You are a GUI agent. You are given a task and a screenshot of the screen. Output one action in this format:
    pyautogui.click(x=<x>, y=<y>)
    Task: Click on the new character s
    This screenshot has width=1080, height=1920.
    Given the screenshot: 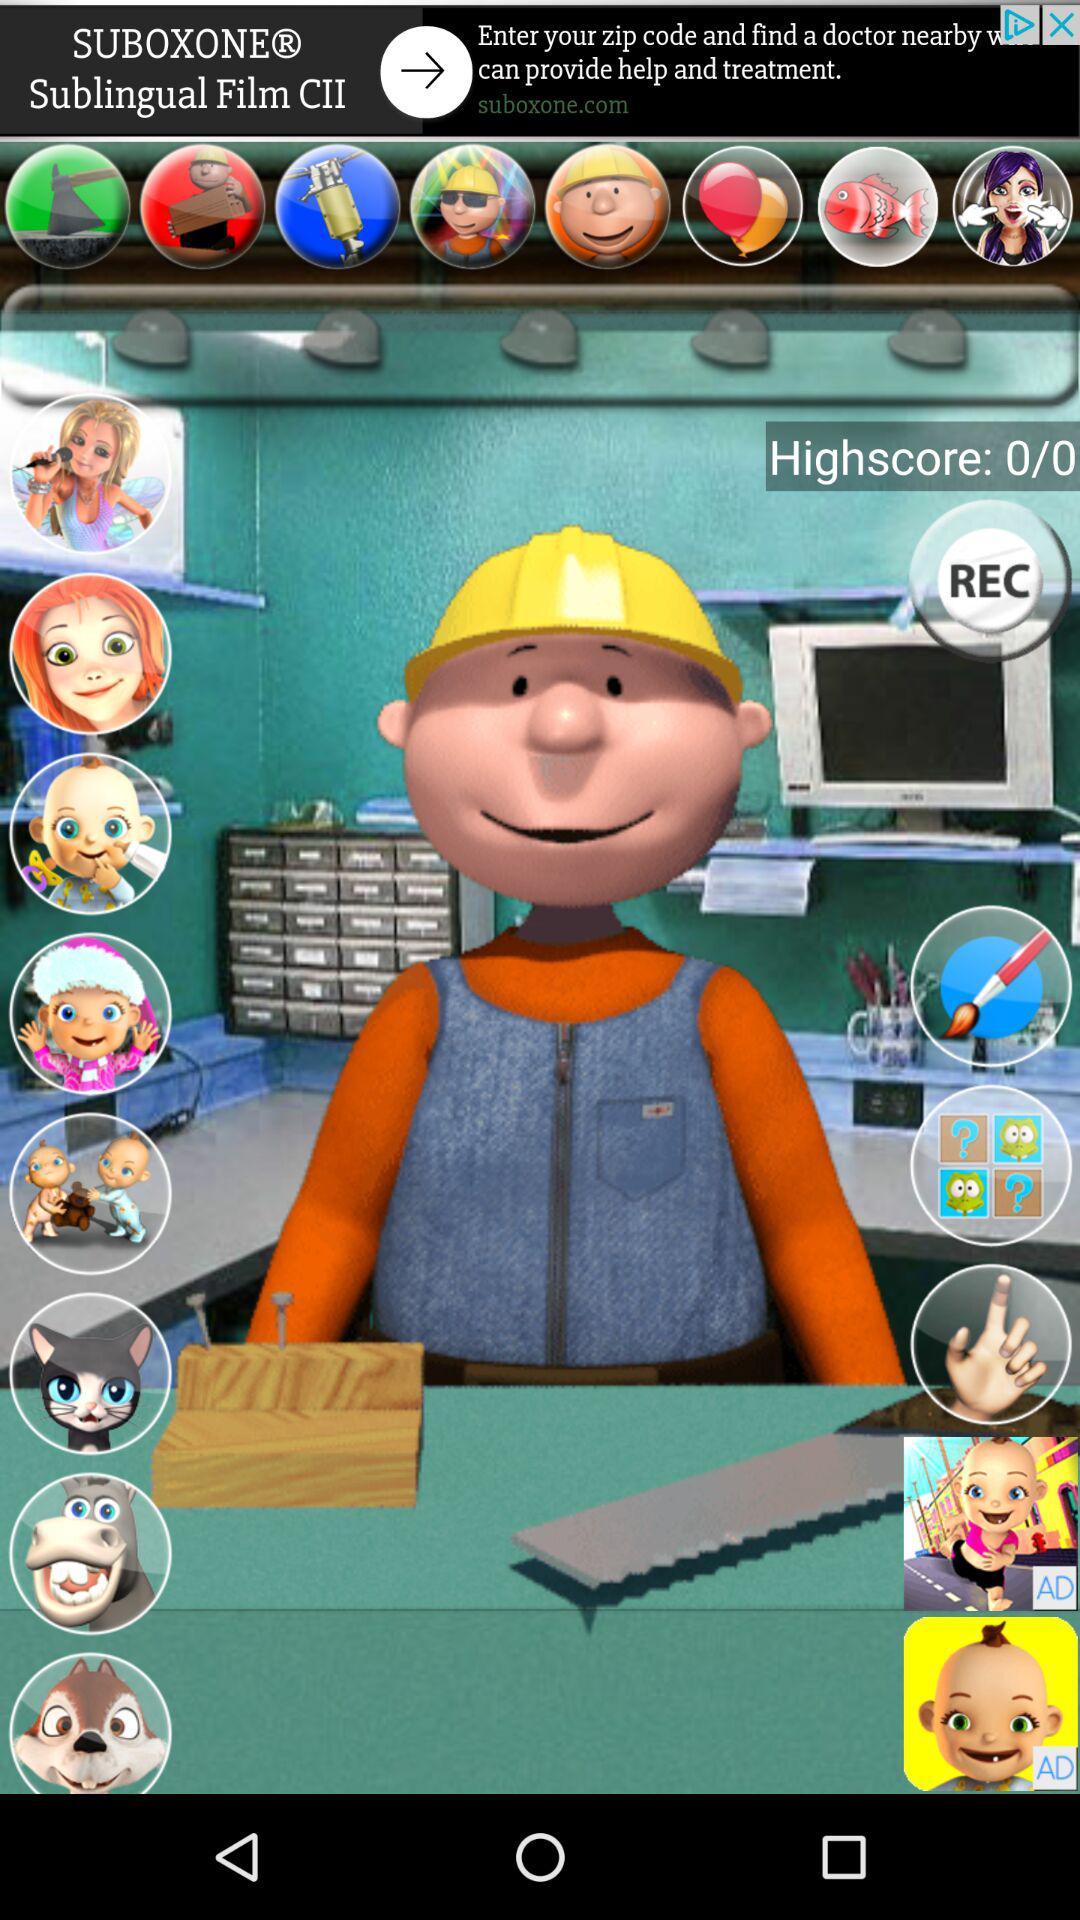 What is the action you would take?
    pyautogui.click(x=88, y=475)
    